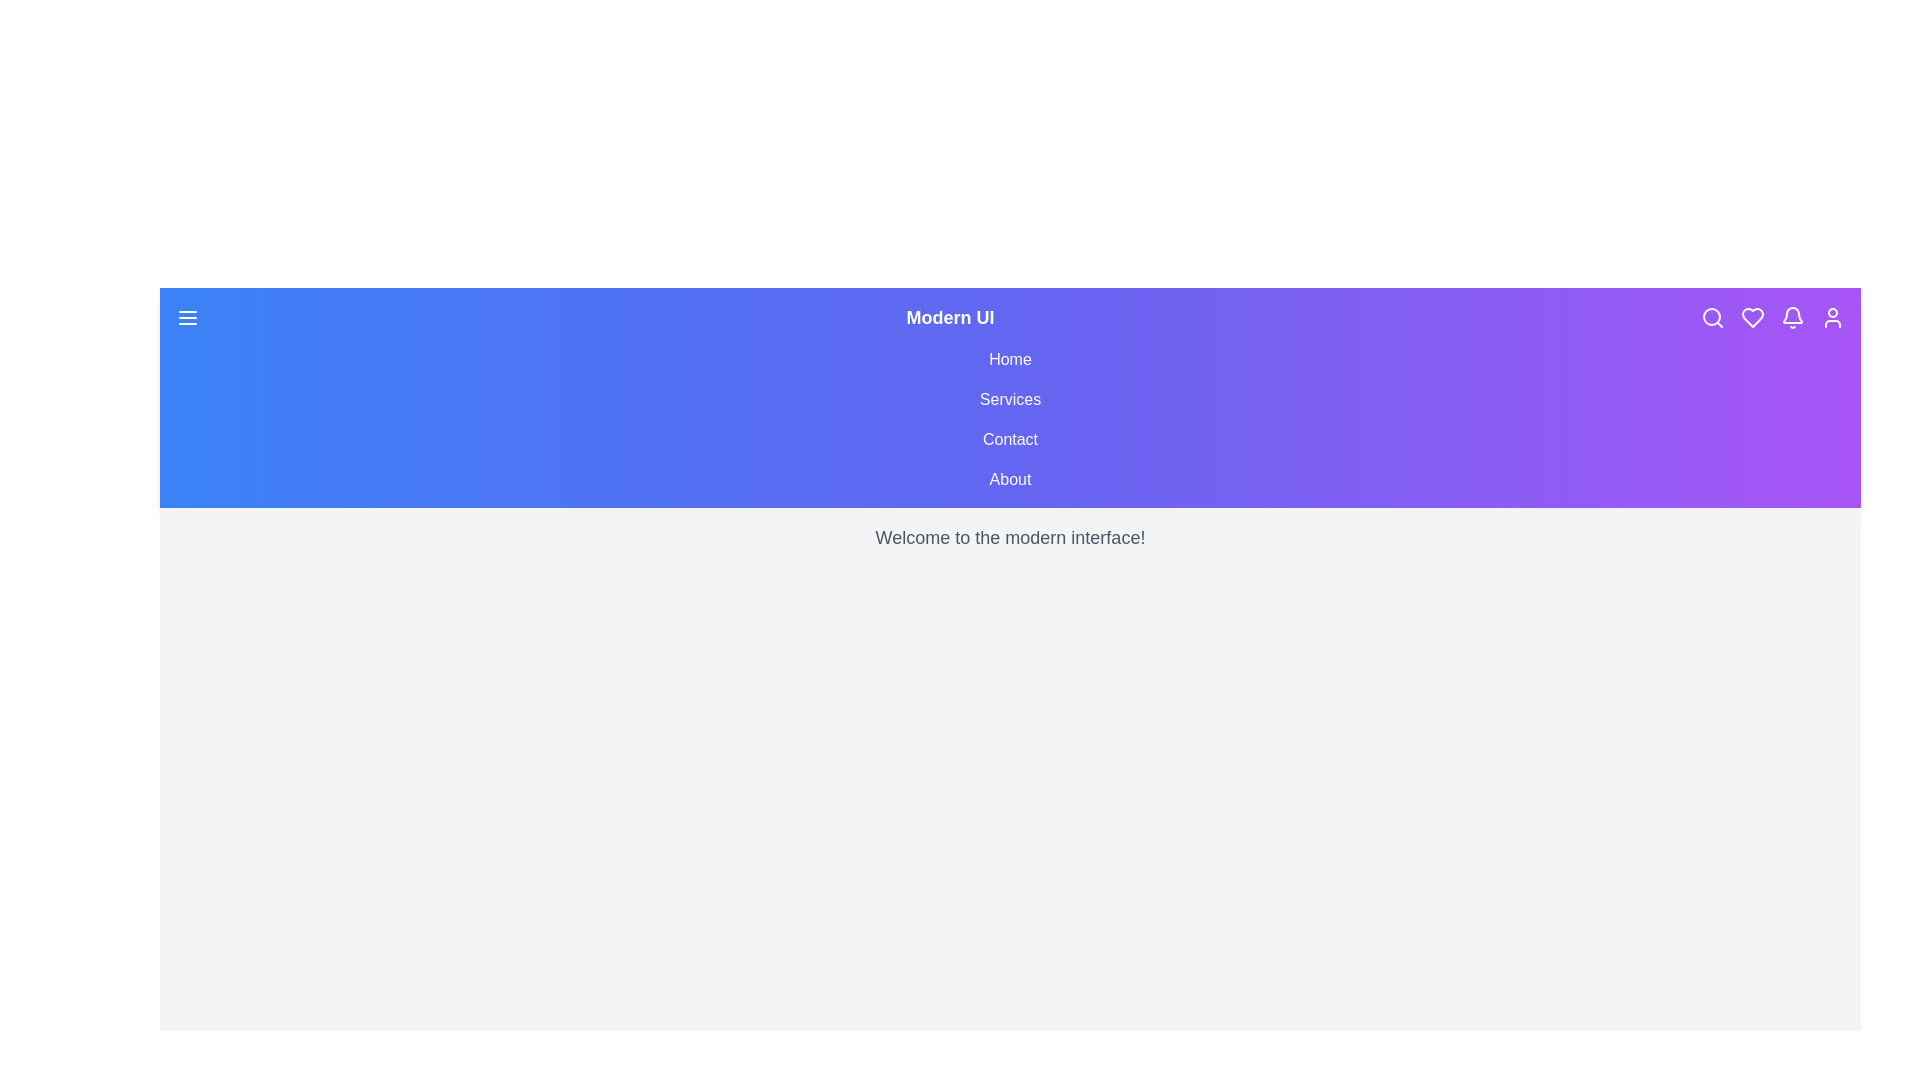 This screenshot has height=1080, width=1920. Describe the element at coordinates (1751, 316) in the screenshot. I see `the heart icon to perform a favorites-related action` at that location.